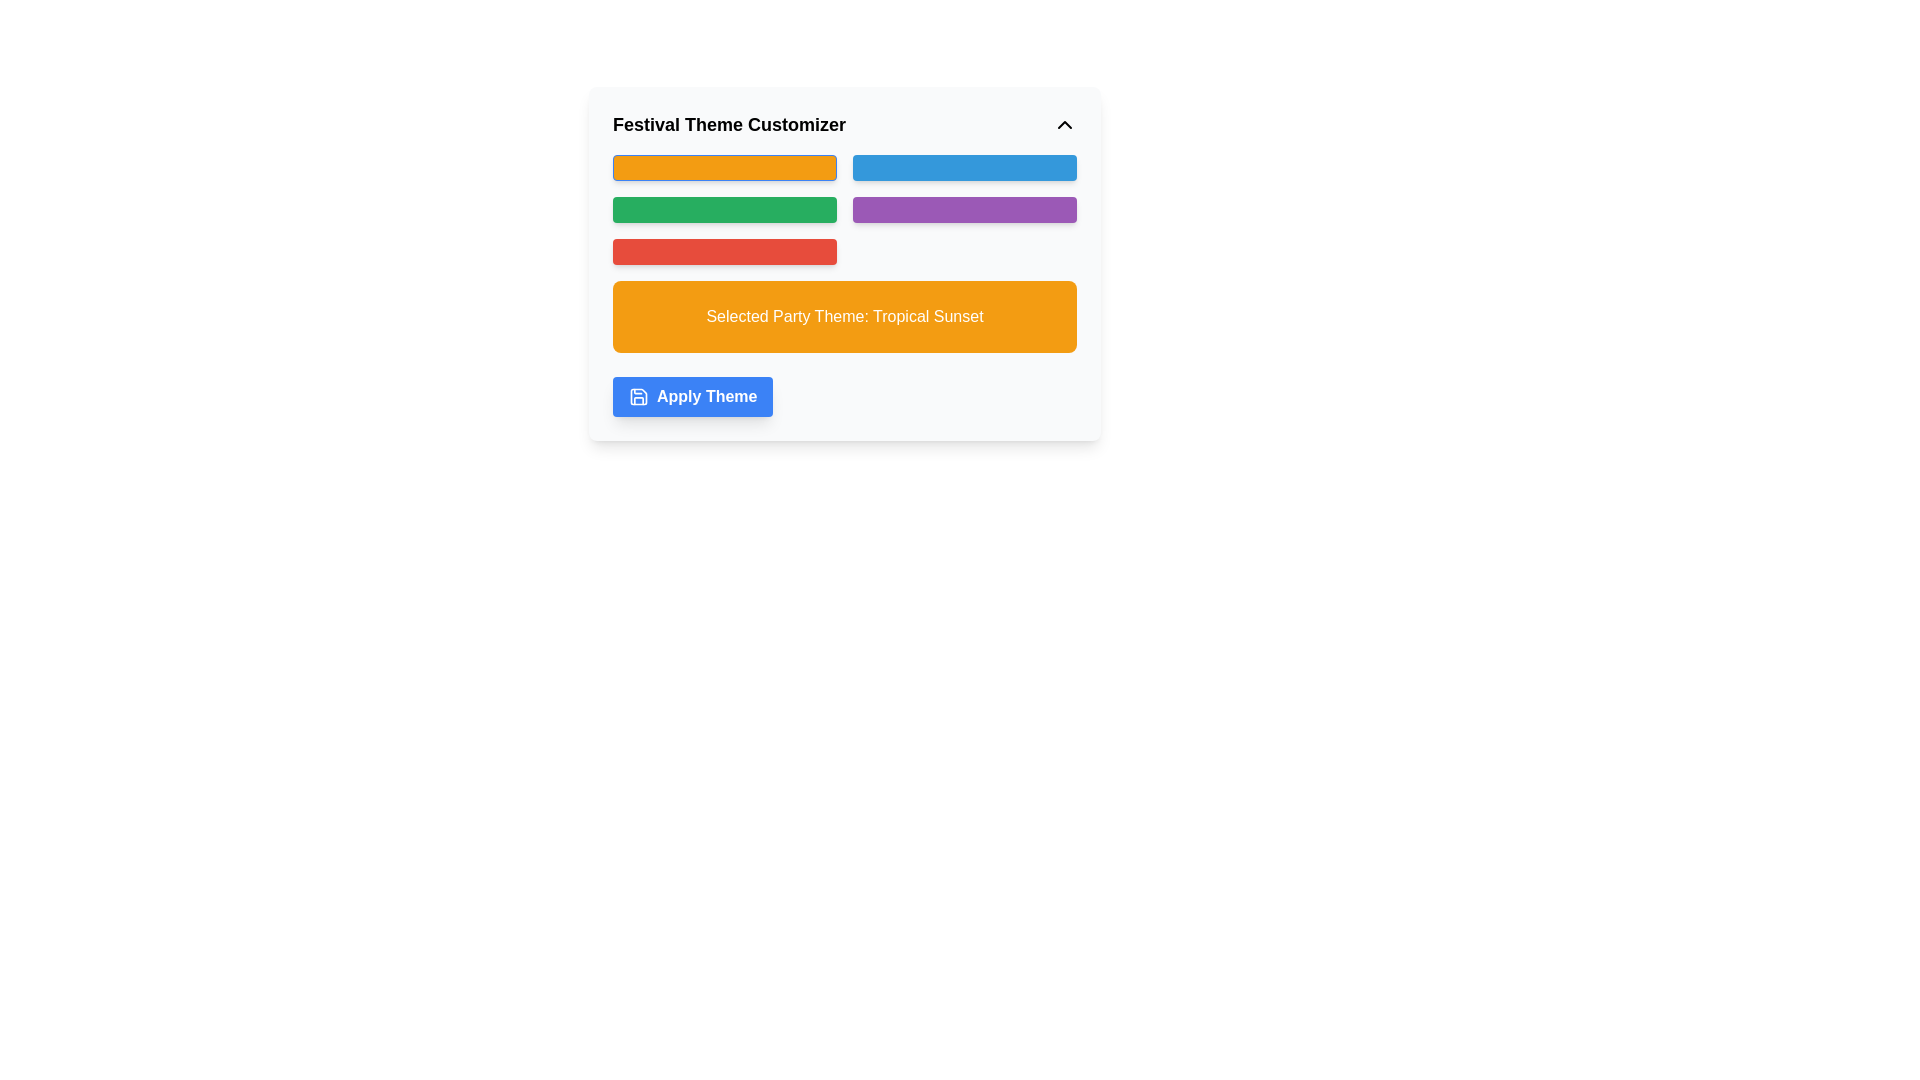 Image resolution: width=1920 pixels, height=1080 pixels. I want to click on the rectangular blue button labeled 'Apply Theme' located at the bottom-right of the 'Festival Theme Customizer' interface to apply the theme, so click(693, 397).